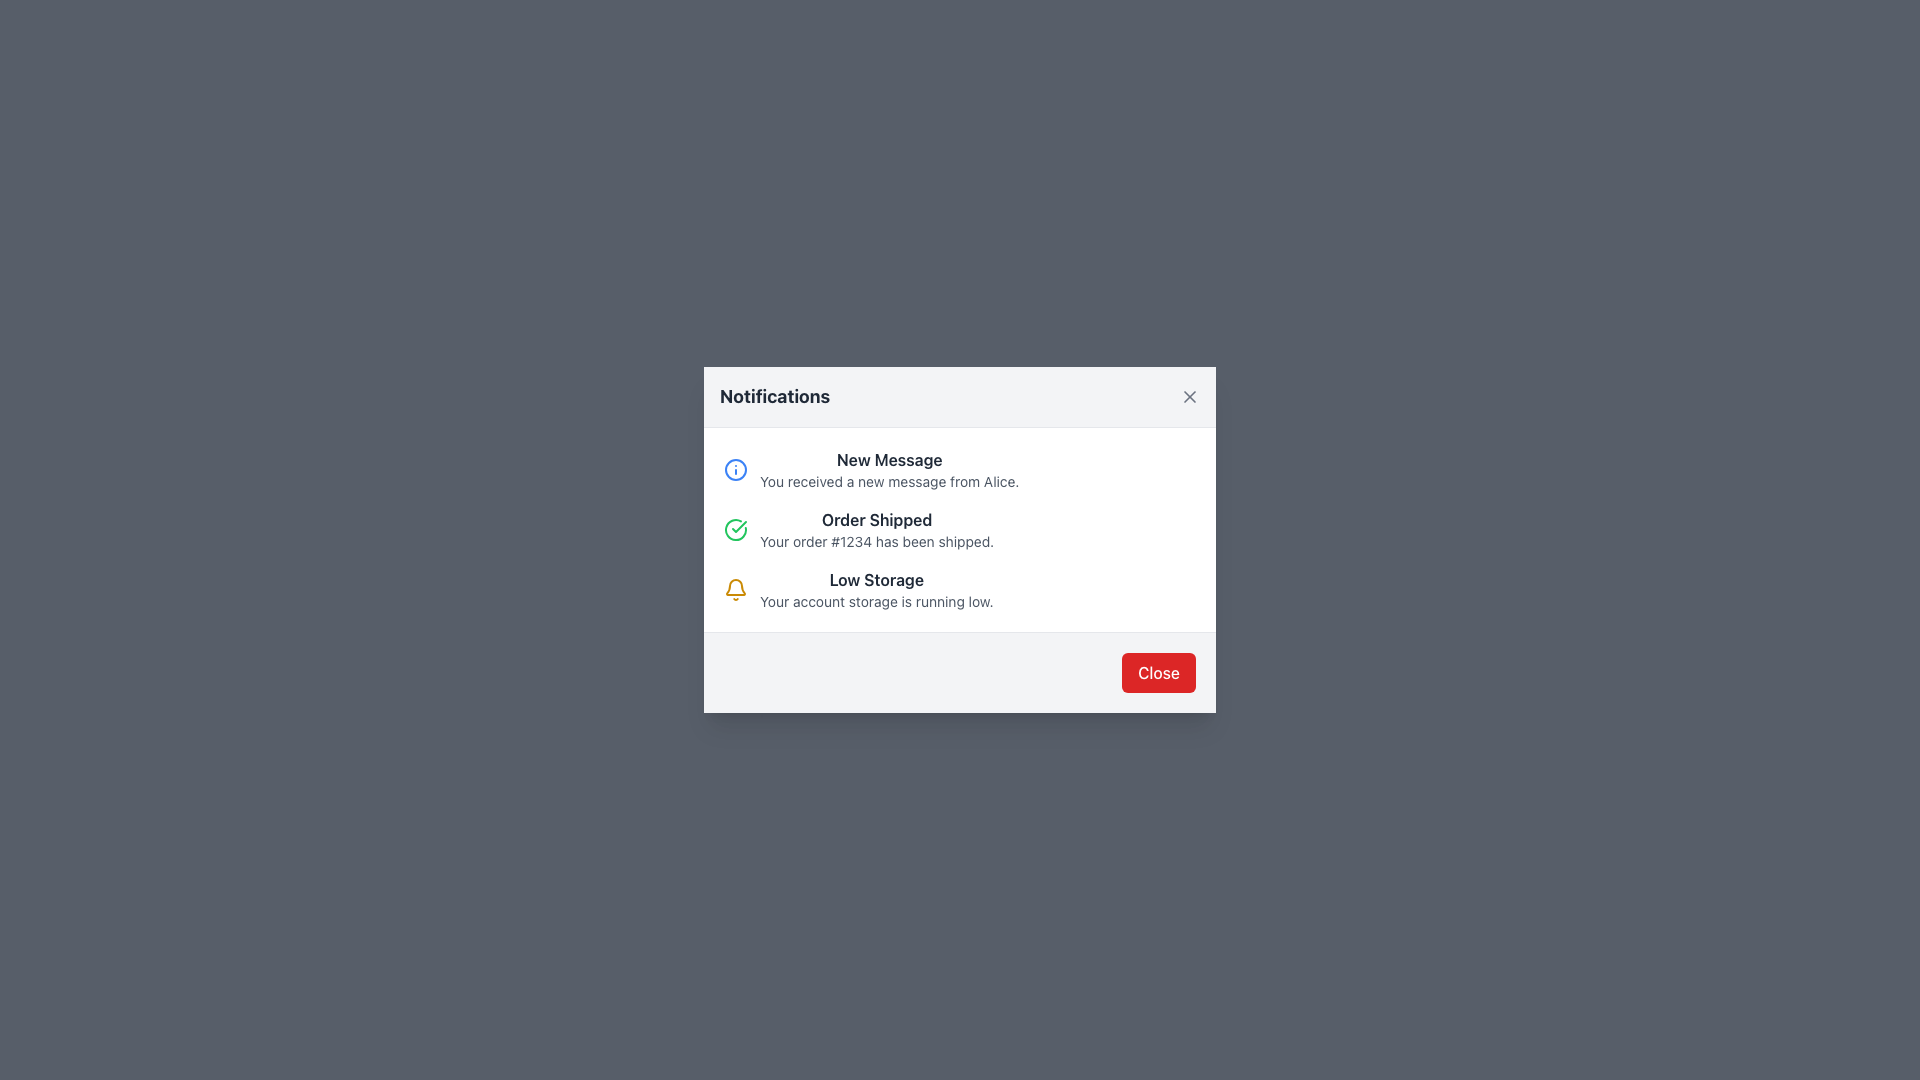 This screenshot has width=1920, height=1080. Describe the element at coordinates (960, 470) in the screenshot. I see `the Notification Item that displays a blue information icon, a bolded title 'New Message', and a description 'You received a new message from Alice.'` at that location.